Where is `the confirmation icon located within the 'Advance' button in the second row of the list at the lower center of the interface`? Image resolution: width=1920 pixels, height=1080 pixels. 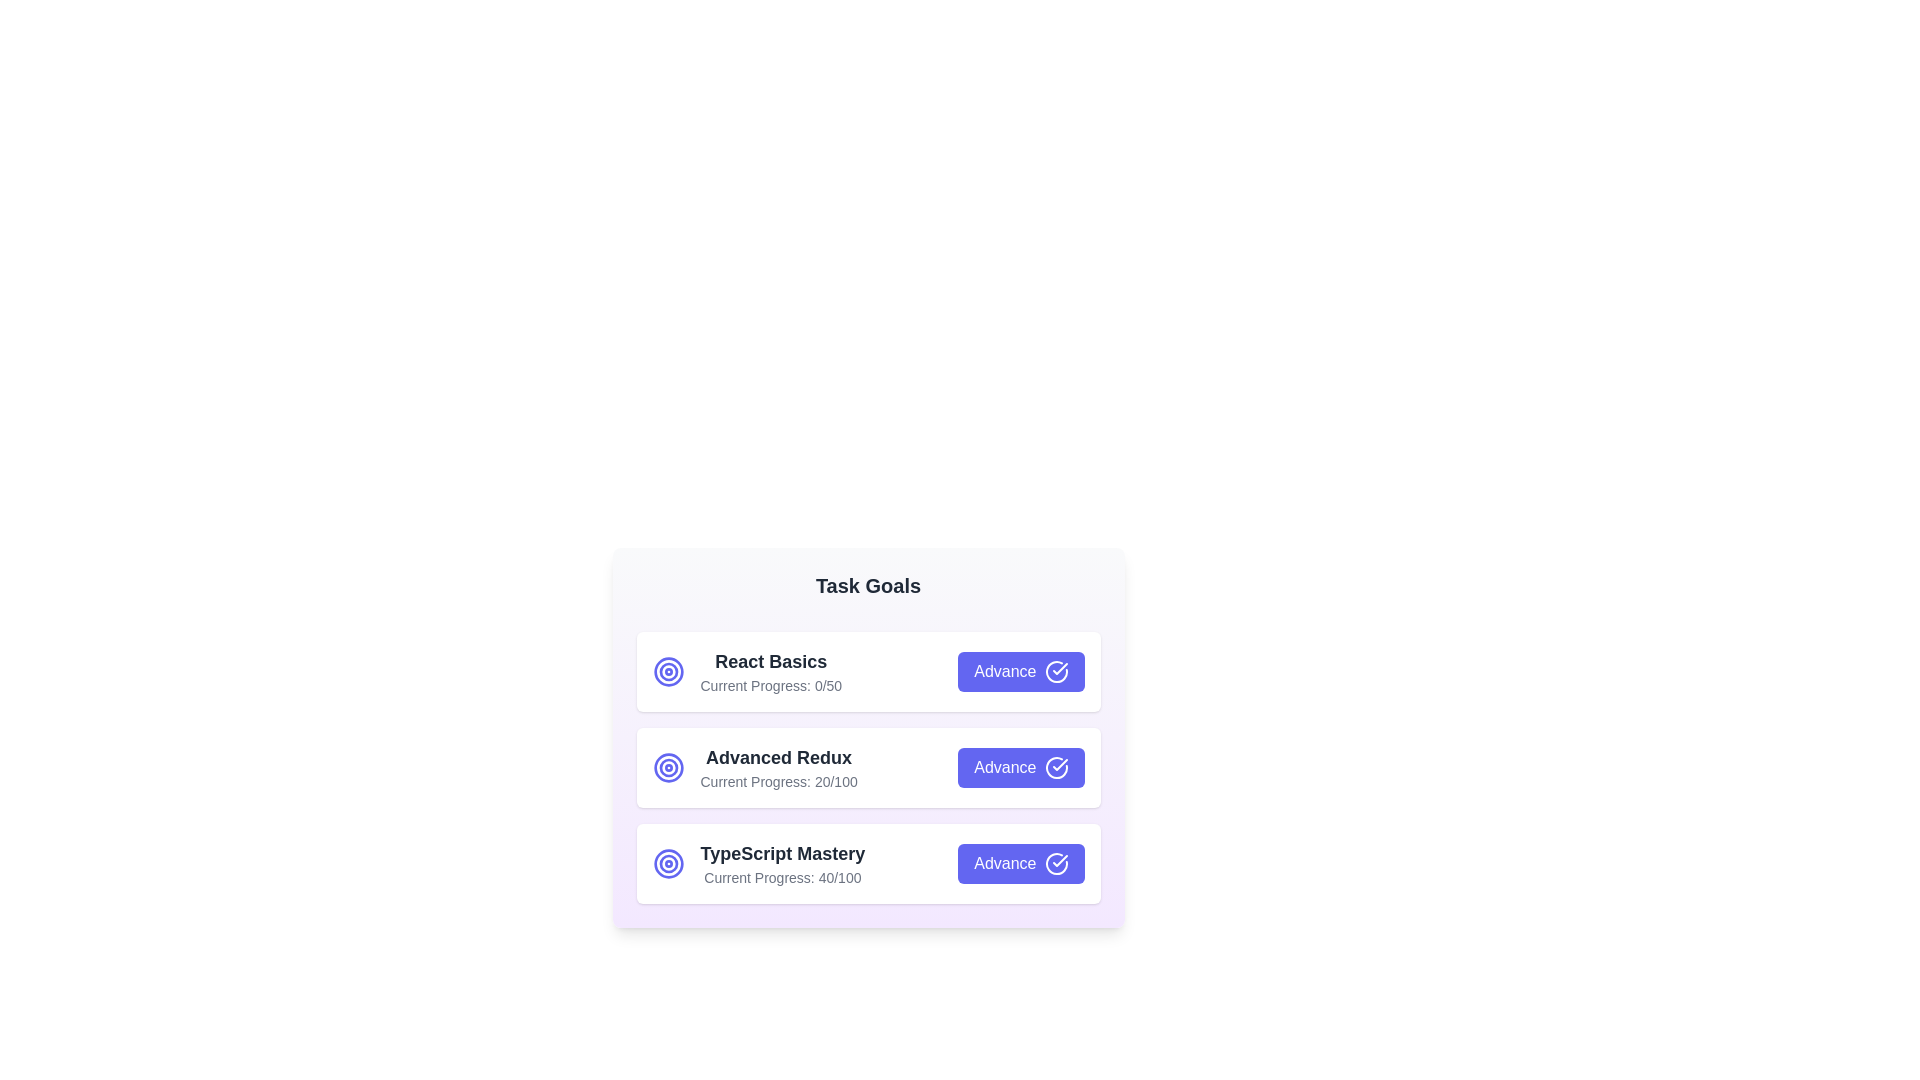
the confirmation icon located within the 'Advance' button in the second row of the list at the lower center of the interface is located at coordinates (1055, 766).